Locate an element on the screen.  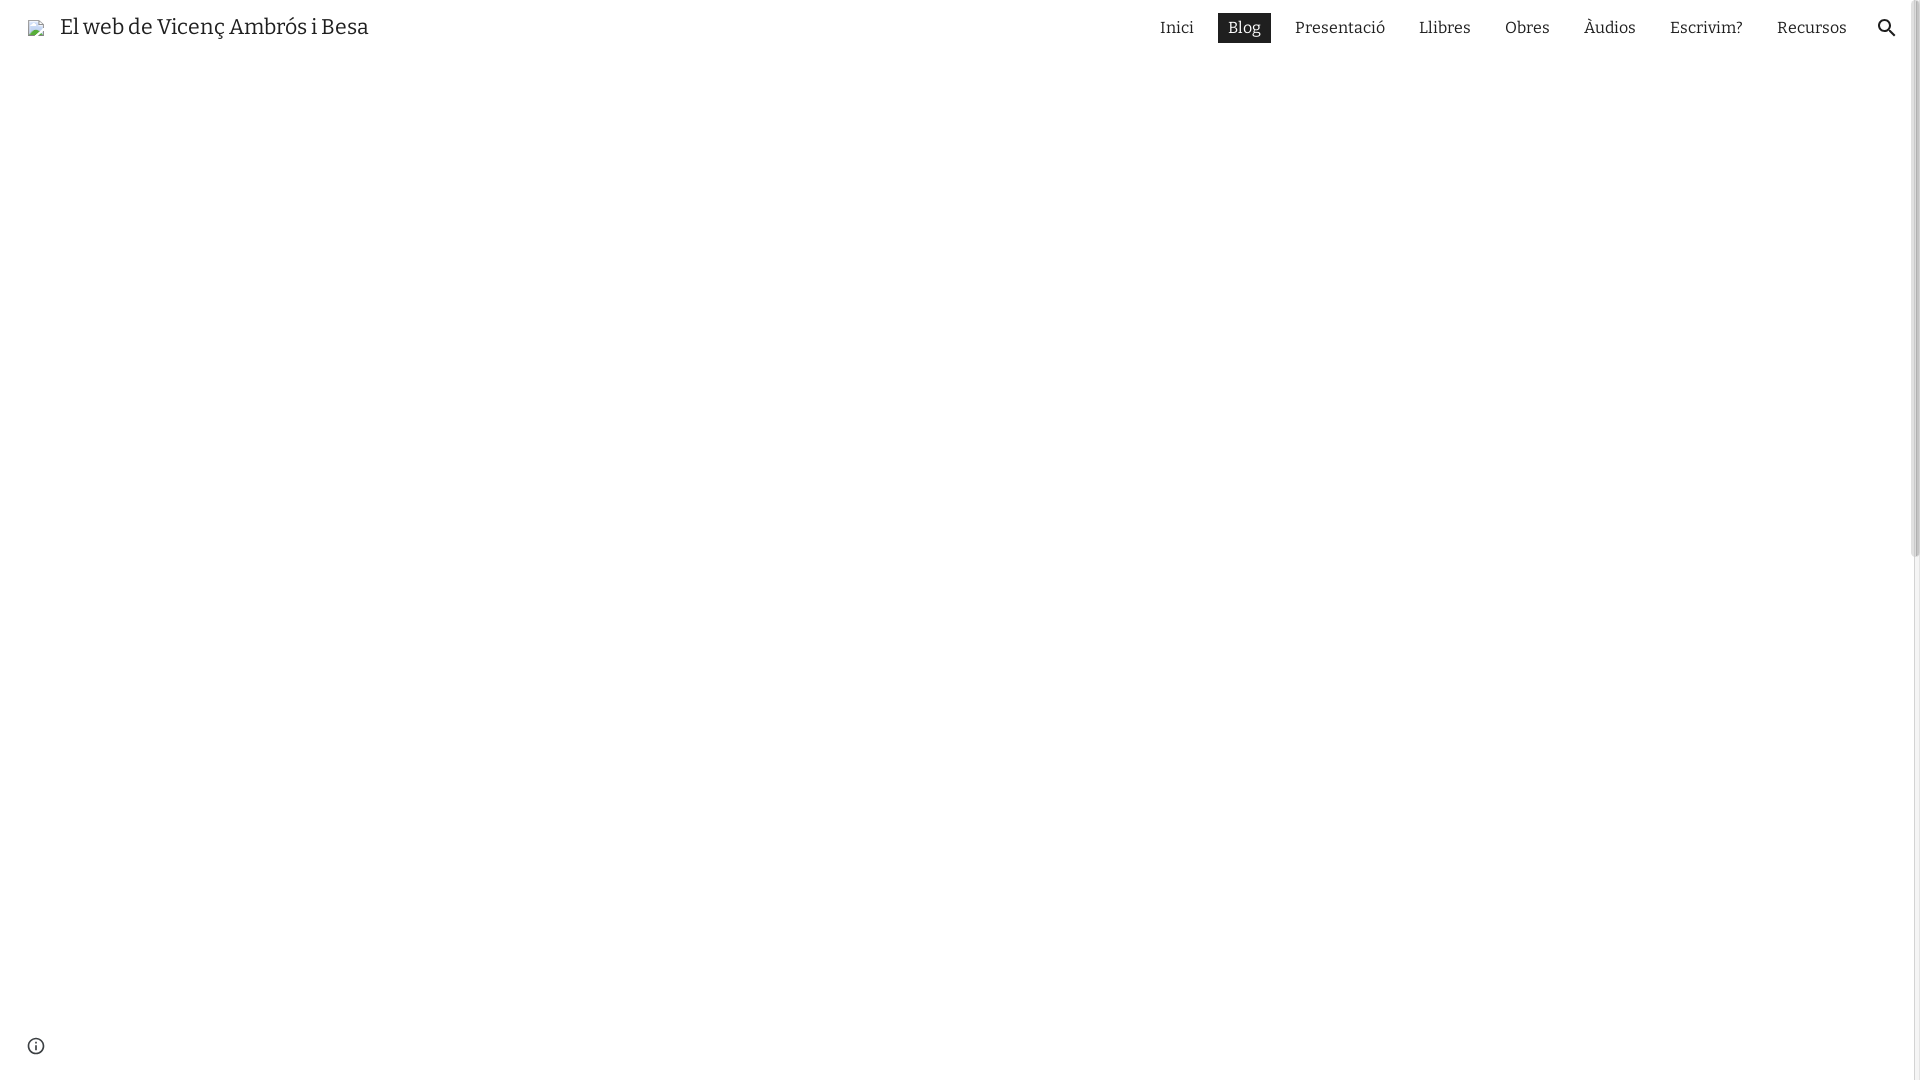
'Inici' is located at coordinates (1176, 27).